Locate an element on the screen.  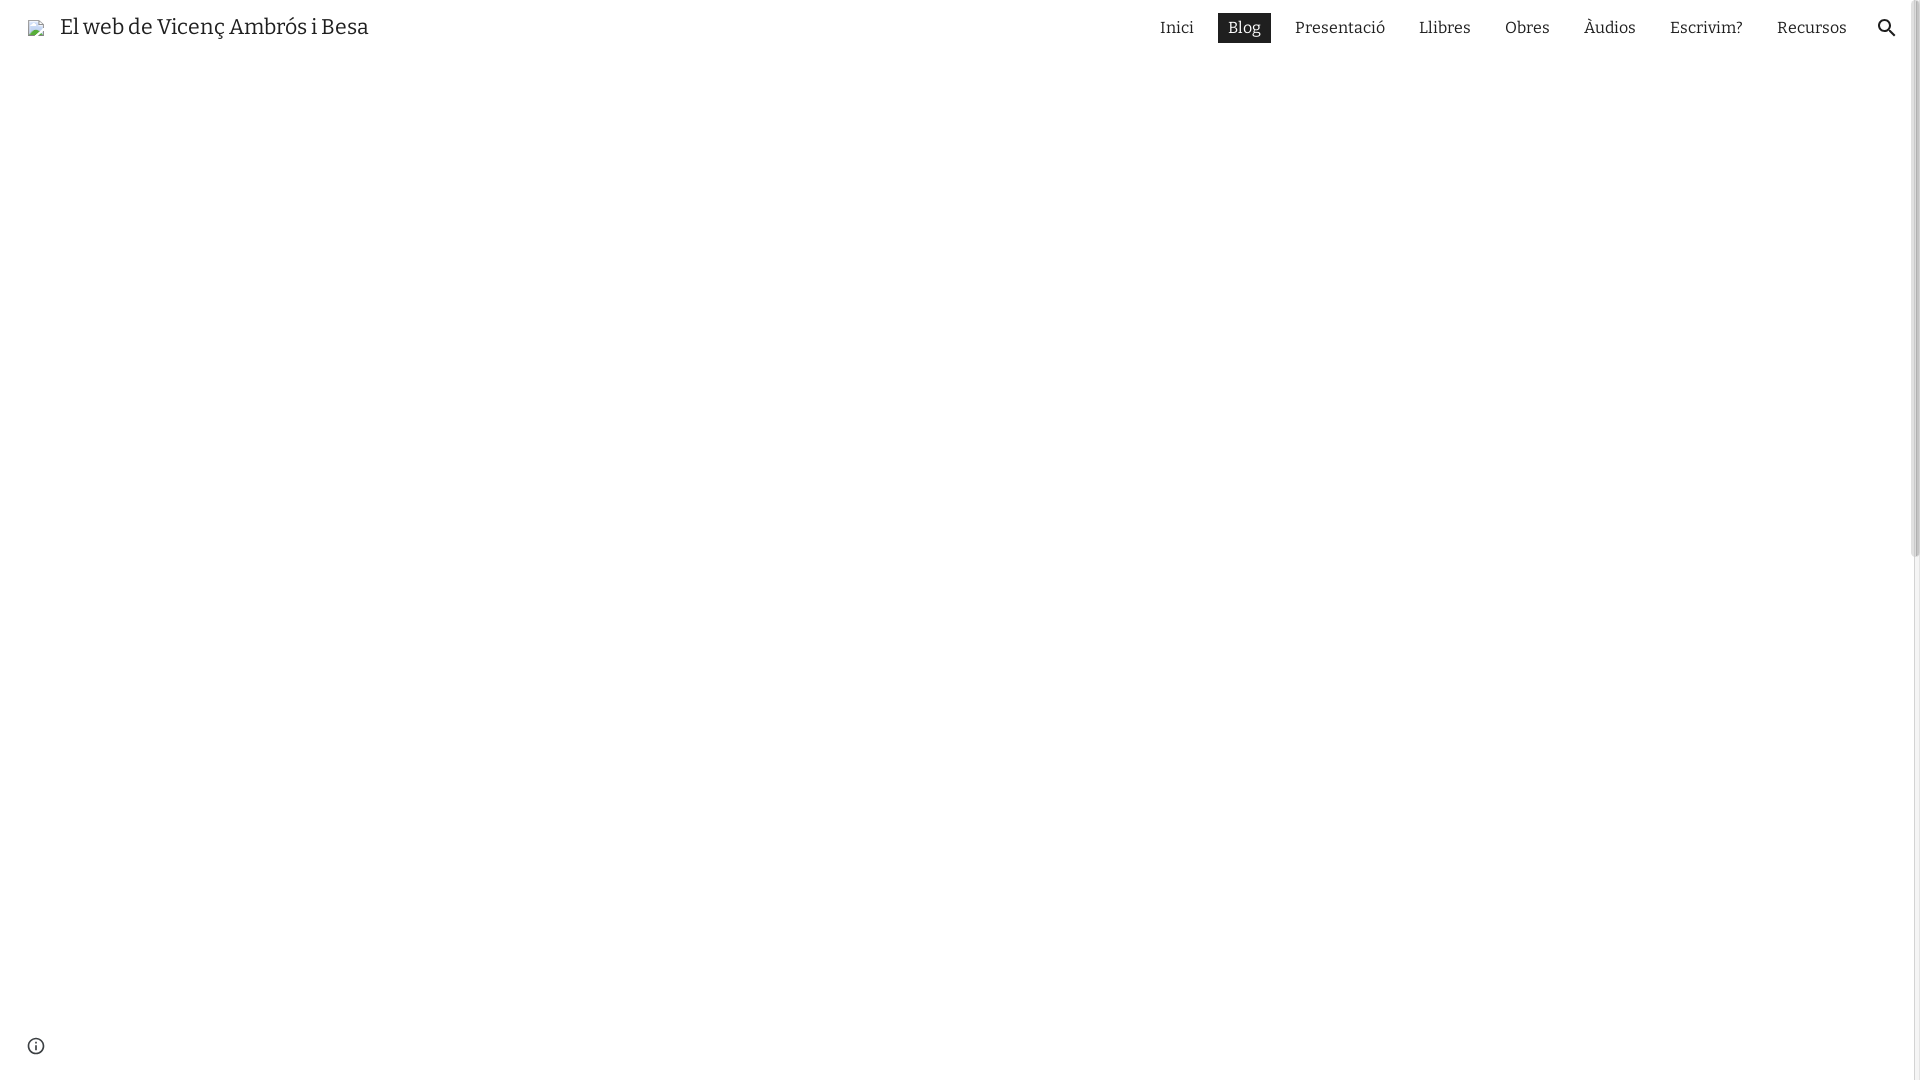
'Inici' is located at coordinates (1176, 27).